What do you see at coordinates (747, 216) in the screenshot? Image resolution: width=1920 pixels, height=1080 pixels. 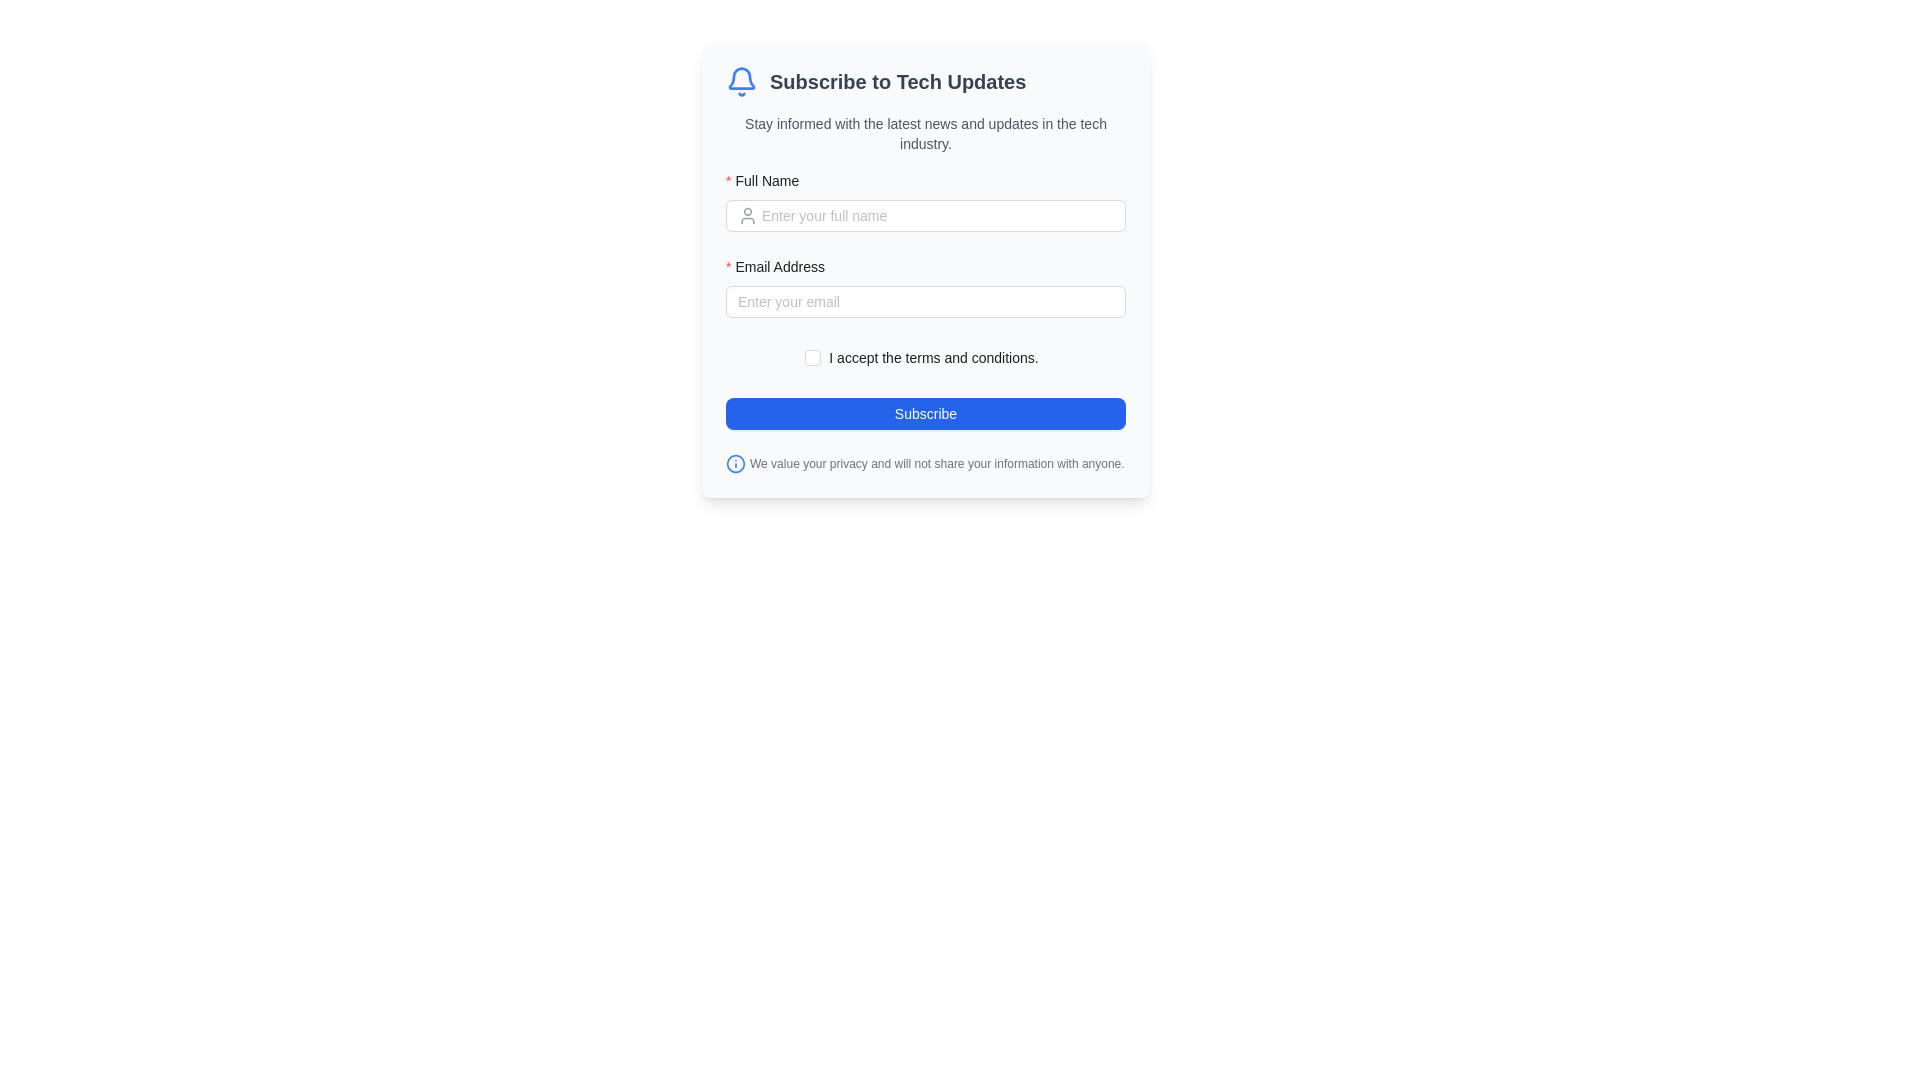 I see `the user profile icon located to the left of the 'Full Name' text input field in the subscription form` at bounding box center [747, 216].